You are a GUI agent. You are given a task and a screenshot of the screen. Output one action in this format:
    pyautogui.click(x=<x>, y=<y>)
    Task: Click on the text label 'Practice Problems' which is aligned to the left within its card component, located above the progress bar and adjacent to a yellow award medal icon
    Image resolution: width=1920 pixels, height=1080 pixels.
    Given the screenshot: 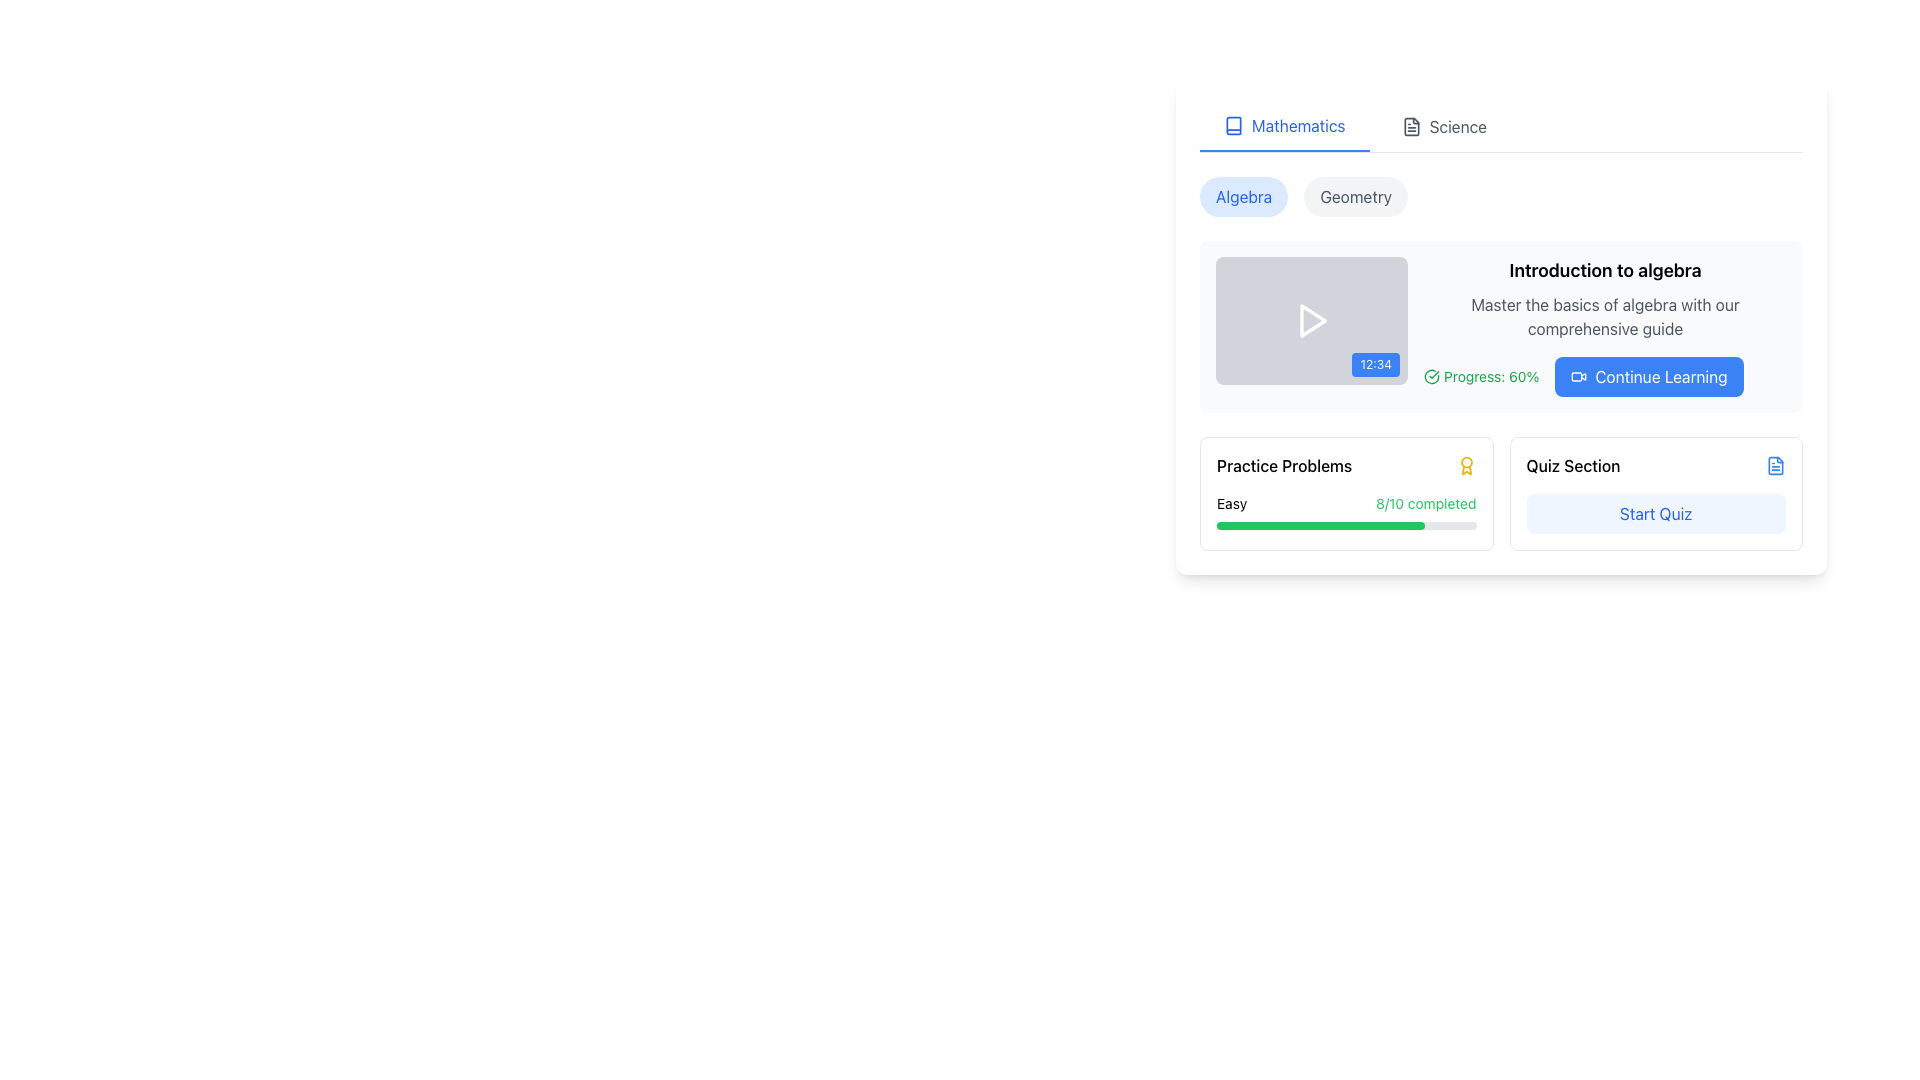 What is the action you would take?
    pyautogui.click(x=1346, y=466)
    